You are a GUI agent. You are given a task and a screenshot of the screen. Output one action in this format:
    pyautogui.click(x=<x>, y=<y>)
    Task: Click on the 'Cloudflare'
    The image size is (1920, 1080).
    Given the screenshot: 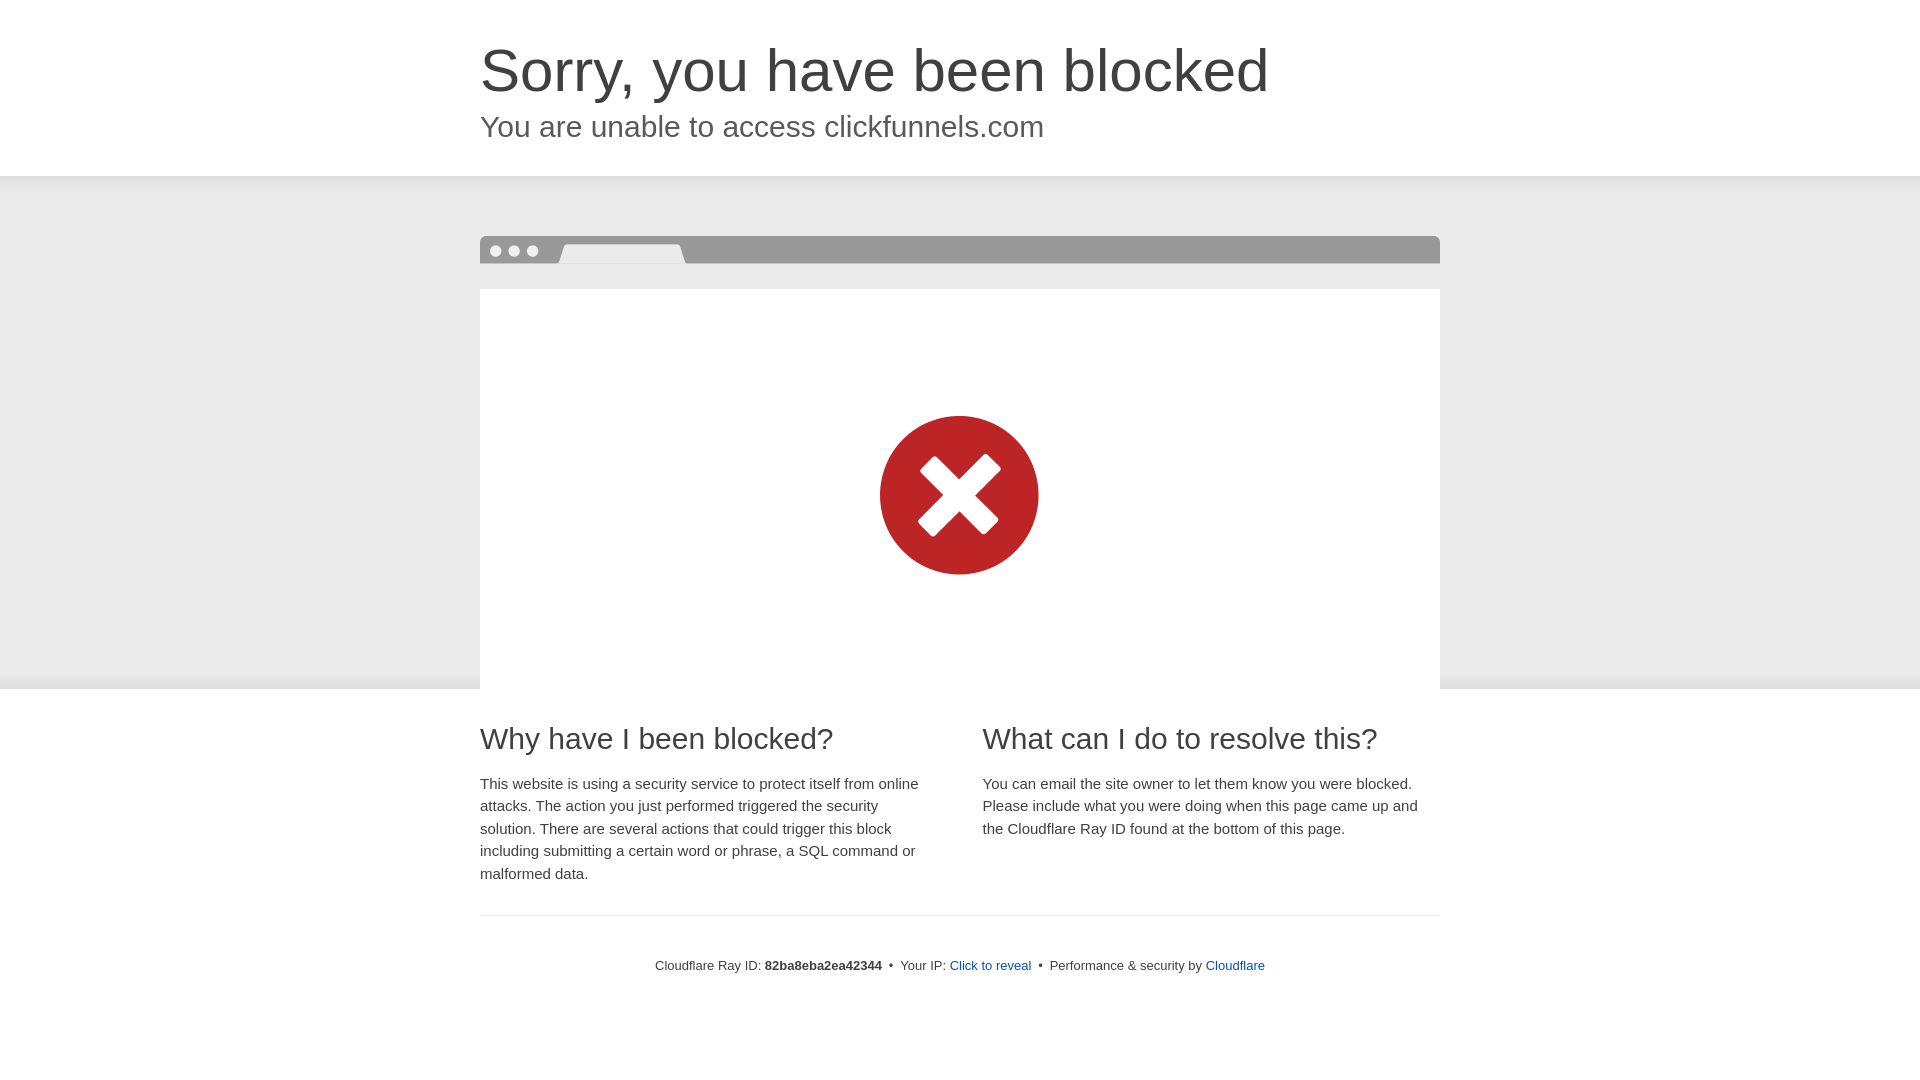 What is the action you would take?
    pyautogui.click(x=1234, y=964)
    